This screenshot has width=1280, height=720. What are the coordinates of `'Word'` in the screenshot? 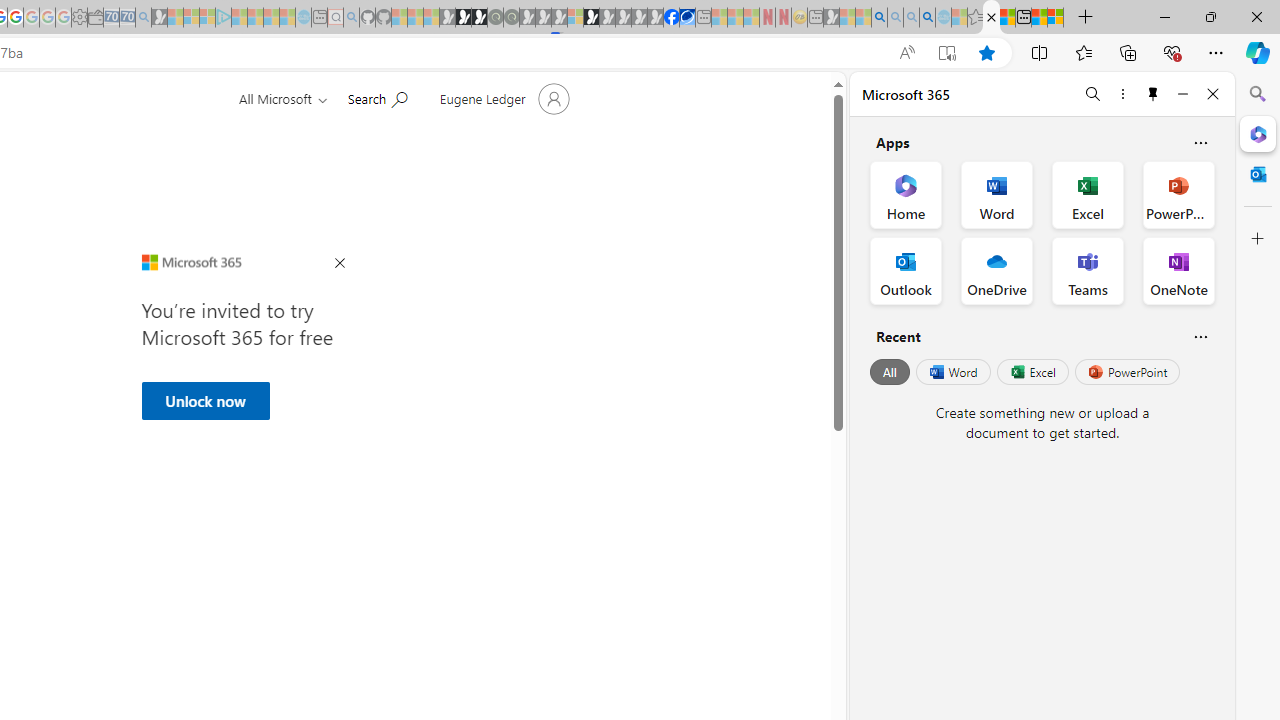 It's located at (951, 372).